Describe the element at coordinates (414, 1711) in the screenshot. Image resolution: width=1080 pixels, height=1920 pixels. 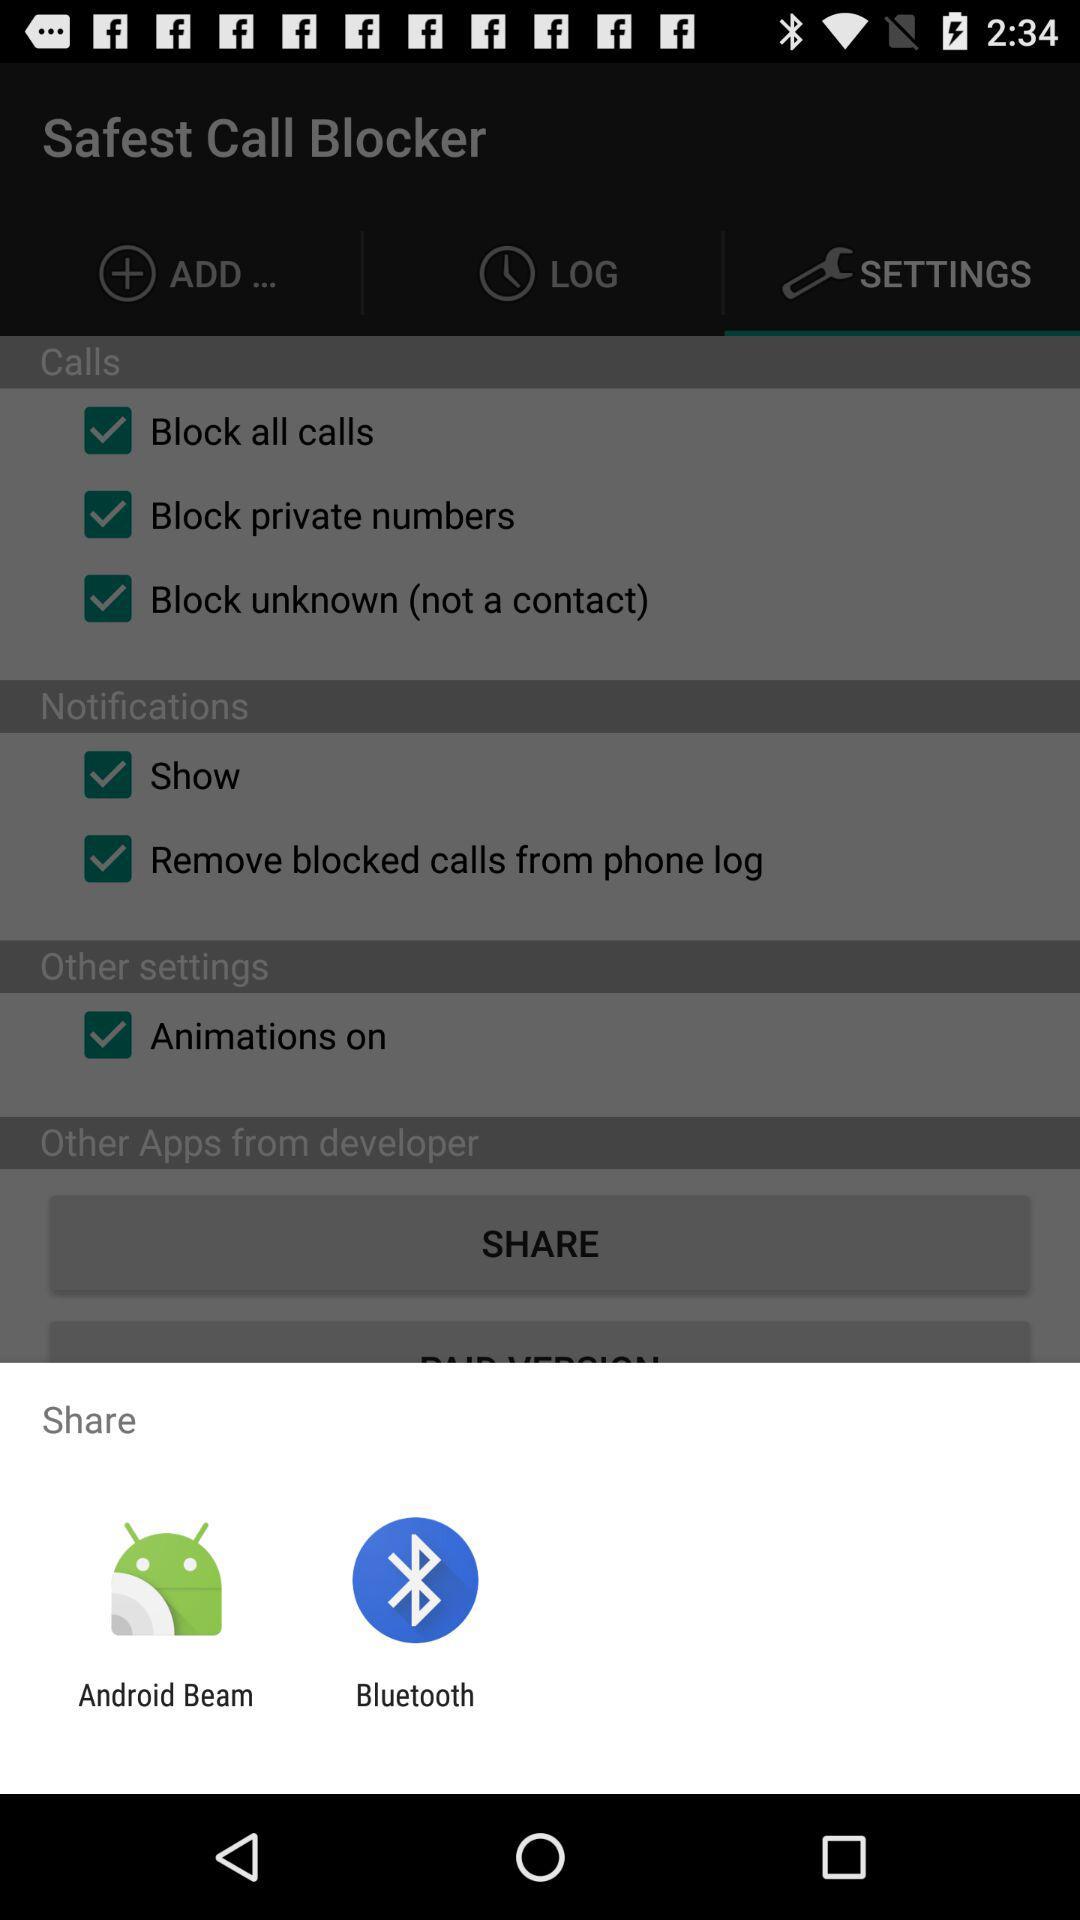
I see `bluetooth` at that location.